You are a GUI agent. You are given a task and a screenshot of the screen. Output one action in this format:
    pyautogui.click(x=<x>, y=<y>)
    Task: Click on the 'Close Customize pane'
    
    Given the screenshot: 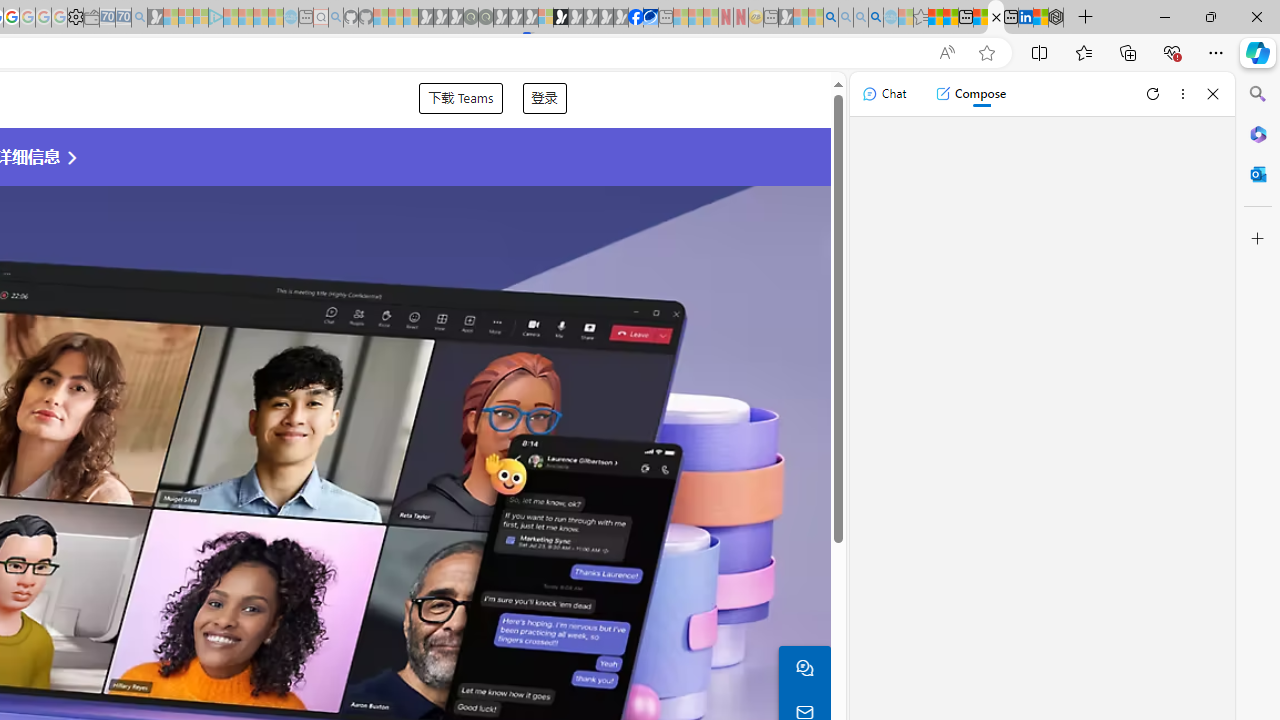 What is the action you would take?
    pyautogui.click(x=1257, y=238)
    